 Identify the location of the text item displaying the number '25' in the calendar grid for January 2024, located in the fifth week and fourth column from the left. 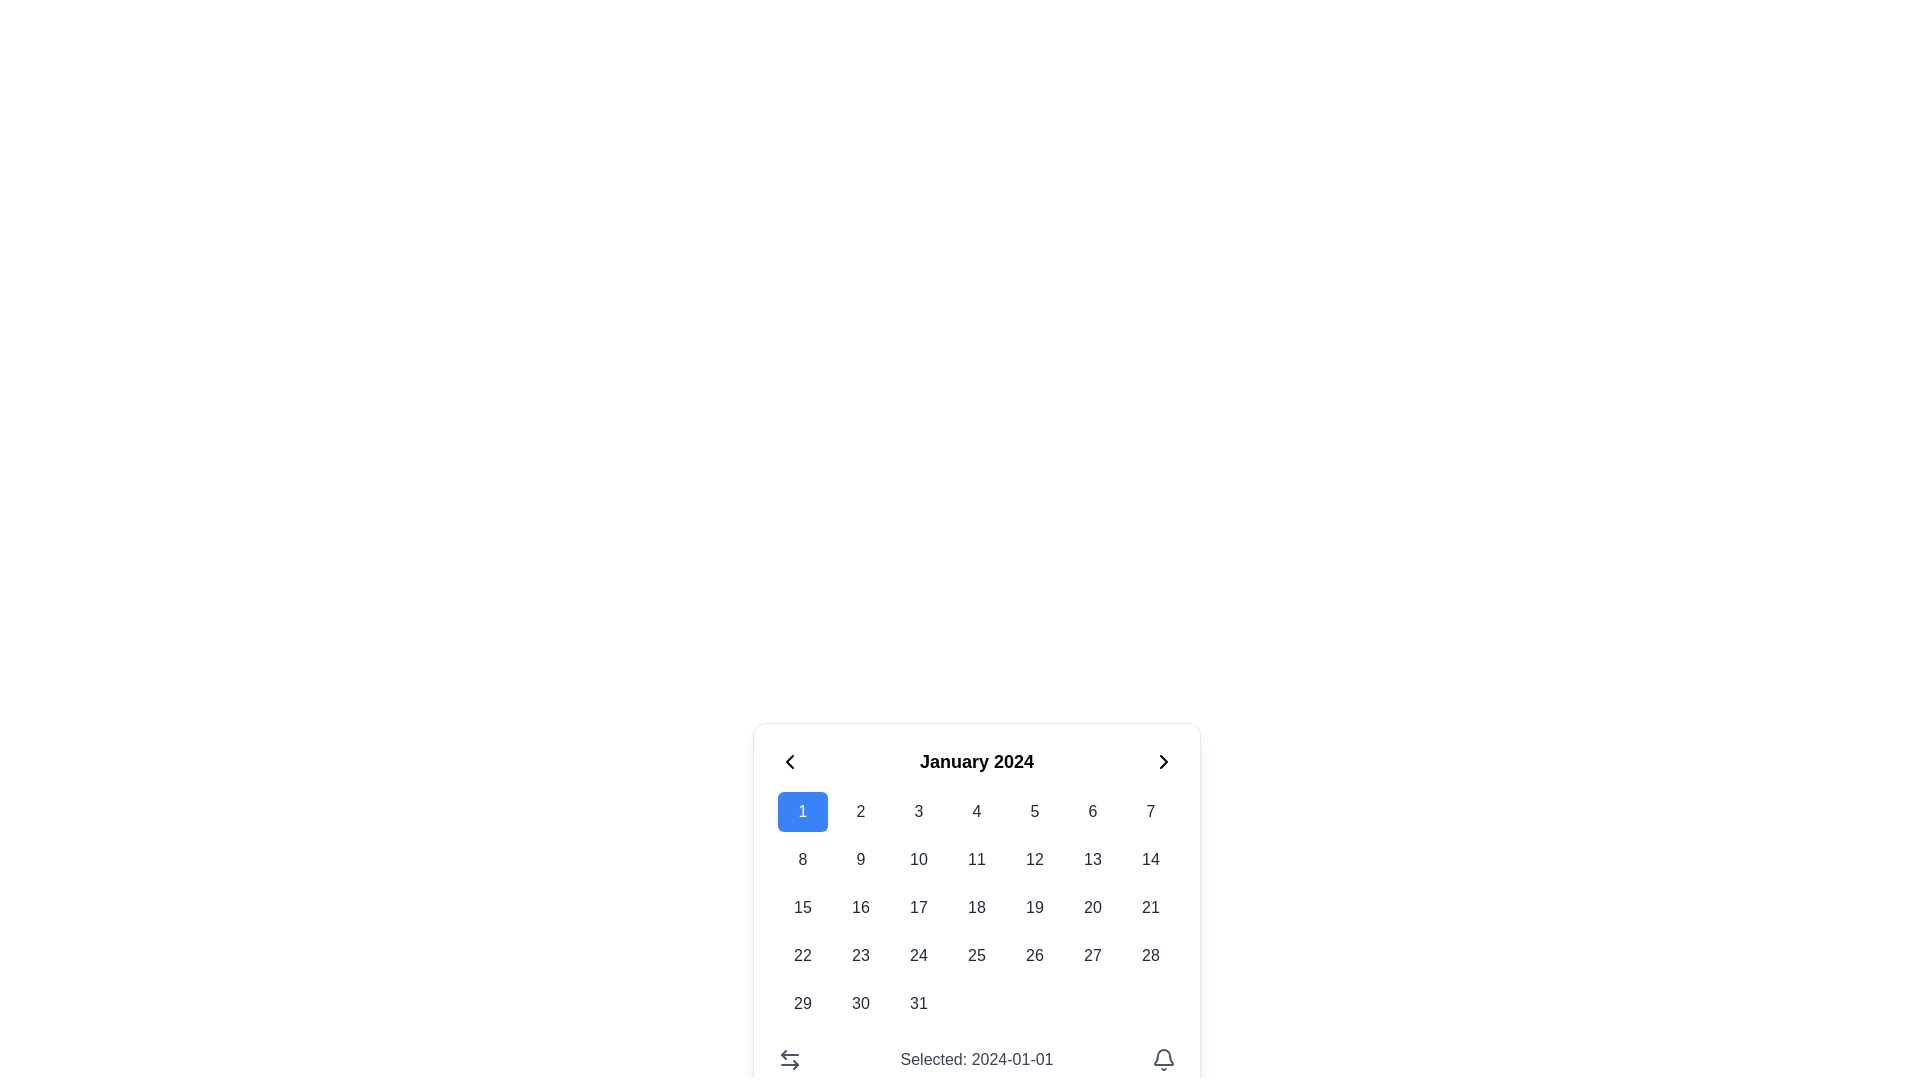
(977, 955).